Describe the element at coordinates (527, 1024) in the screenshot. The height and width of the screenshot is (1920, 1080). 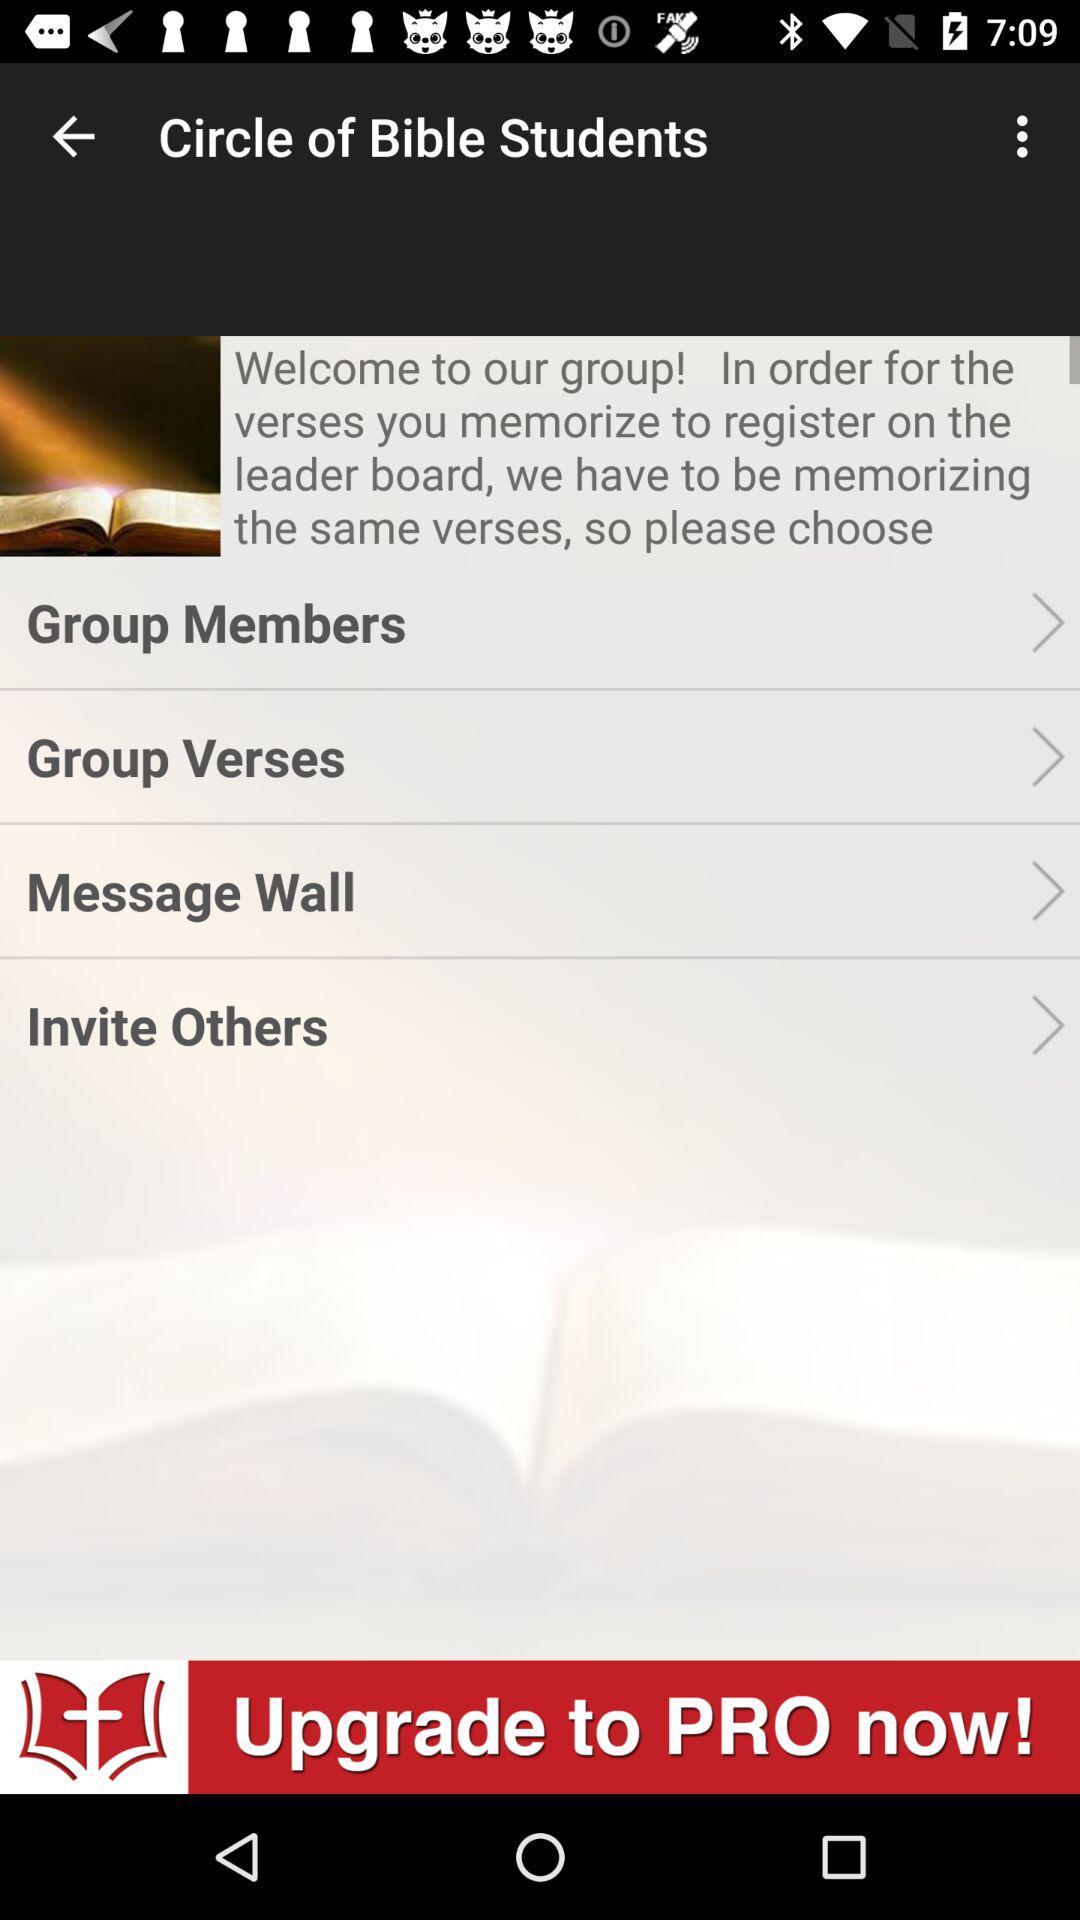
I see `invite others app` at that location.